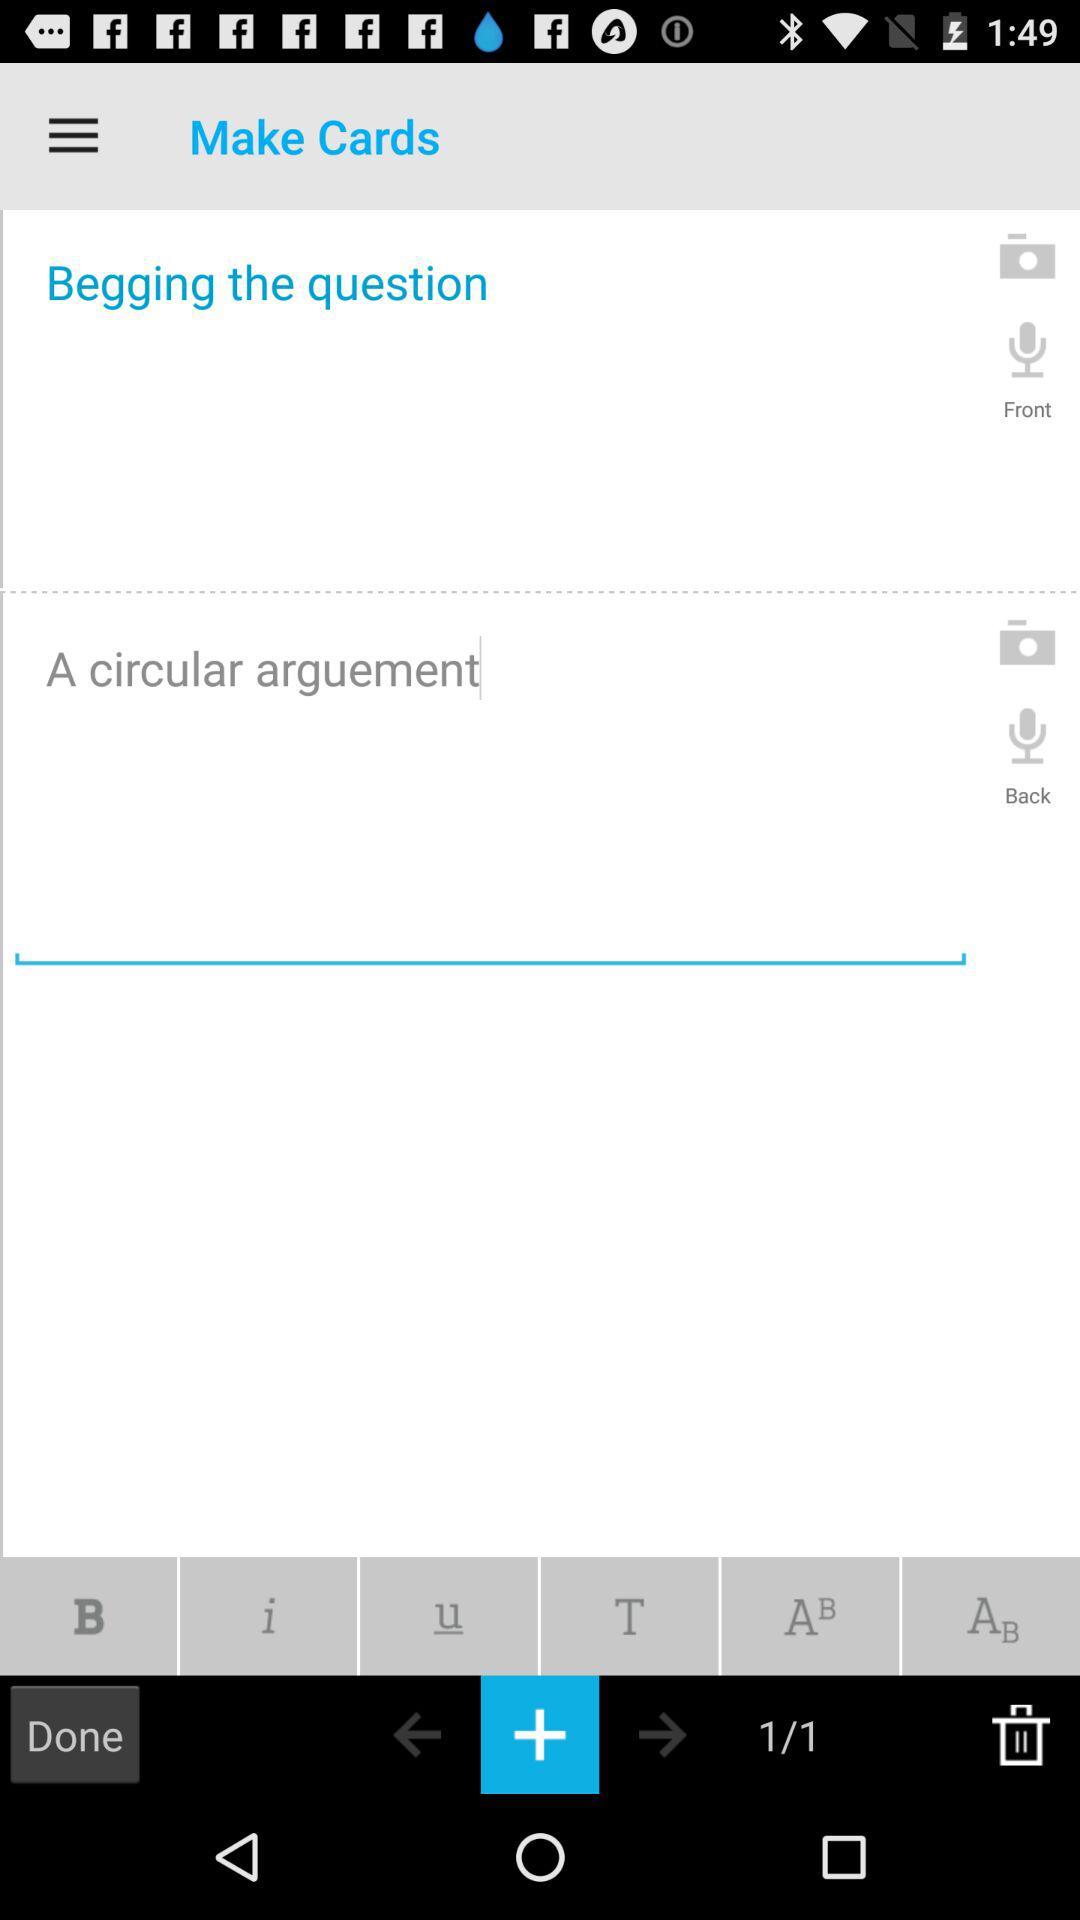 This screenshot has width=1080, height=1920. I want to click on delete note, so click(1020, 1733).